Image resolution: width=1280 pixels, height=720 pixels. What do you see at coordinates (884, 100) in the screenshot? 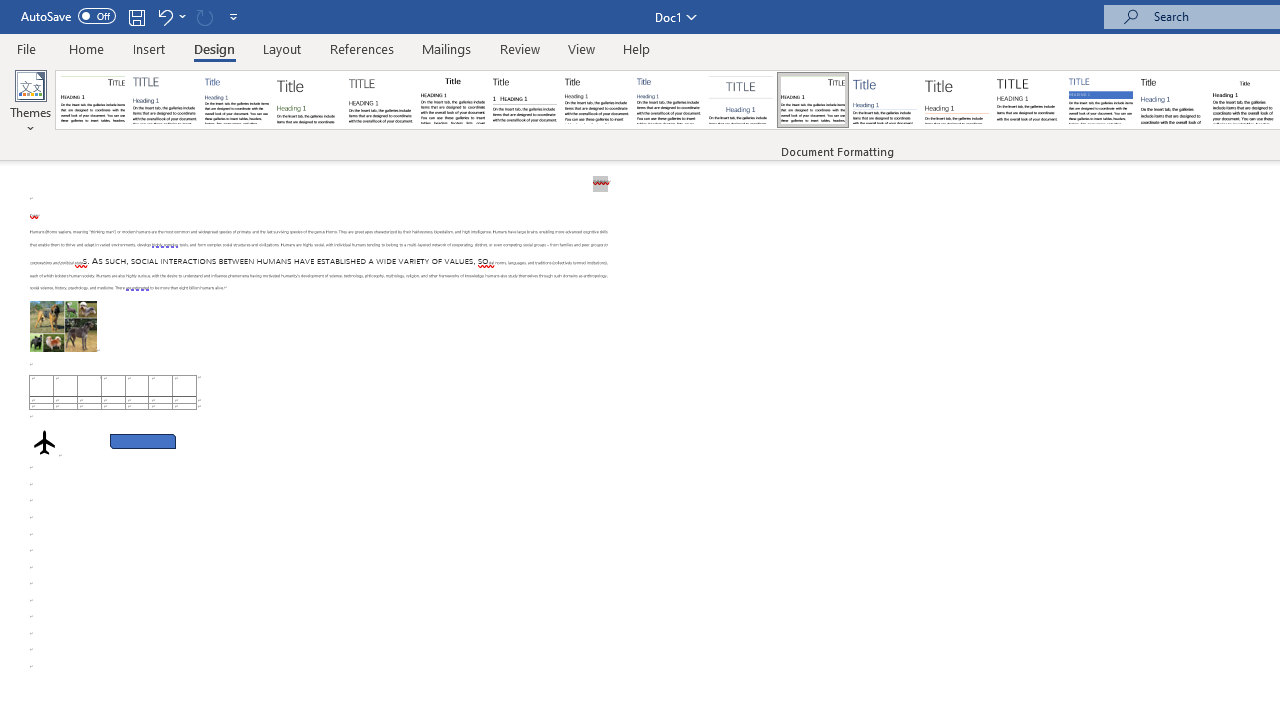
I see `'Lines (Simple)'` at bounding box center [884, 100].